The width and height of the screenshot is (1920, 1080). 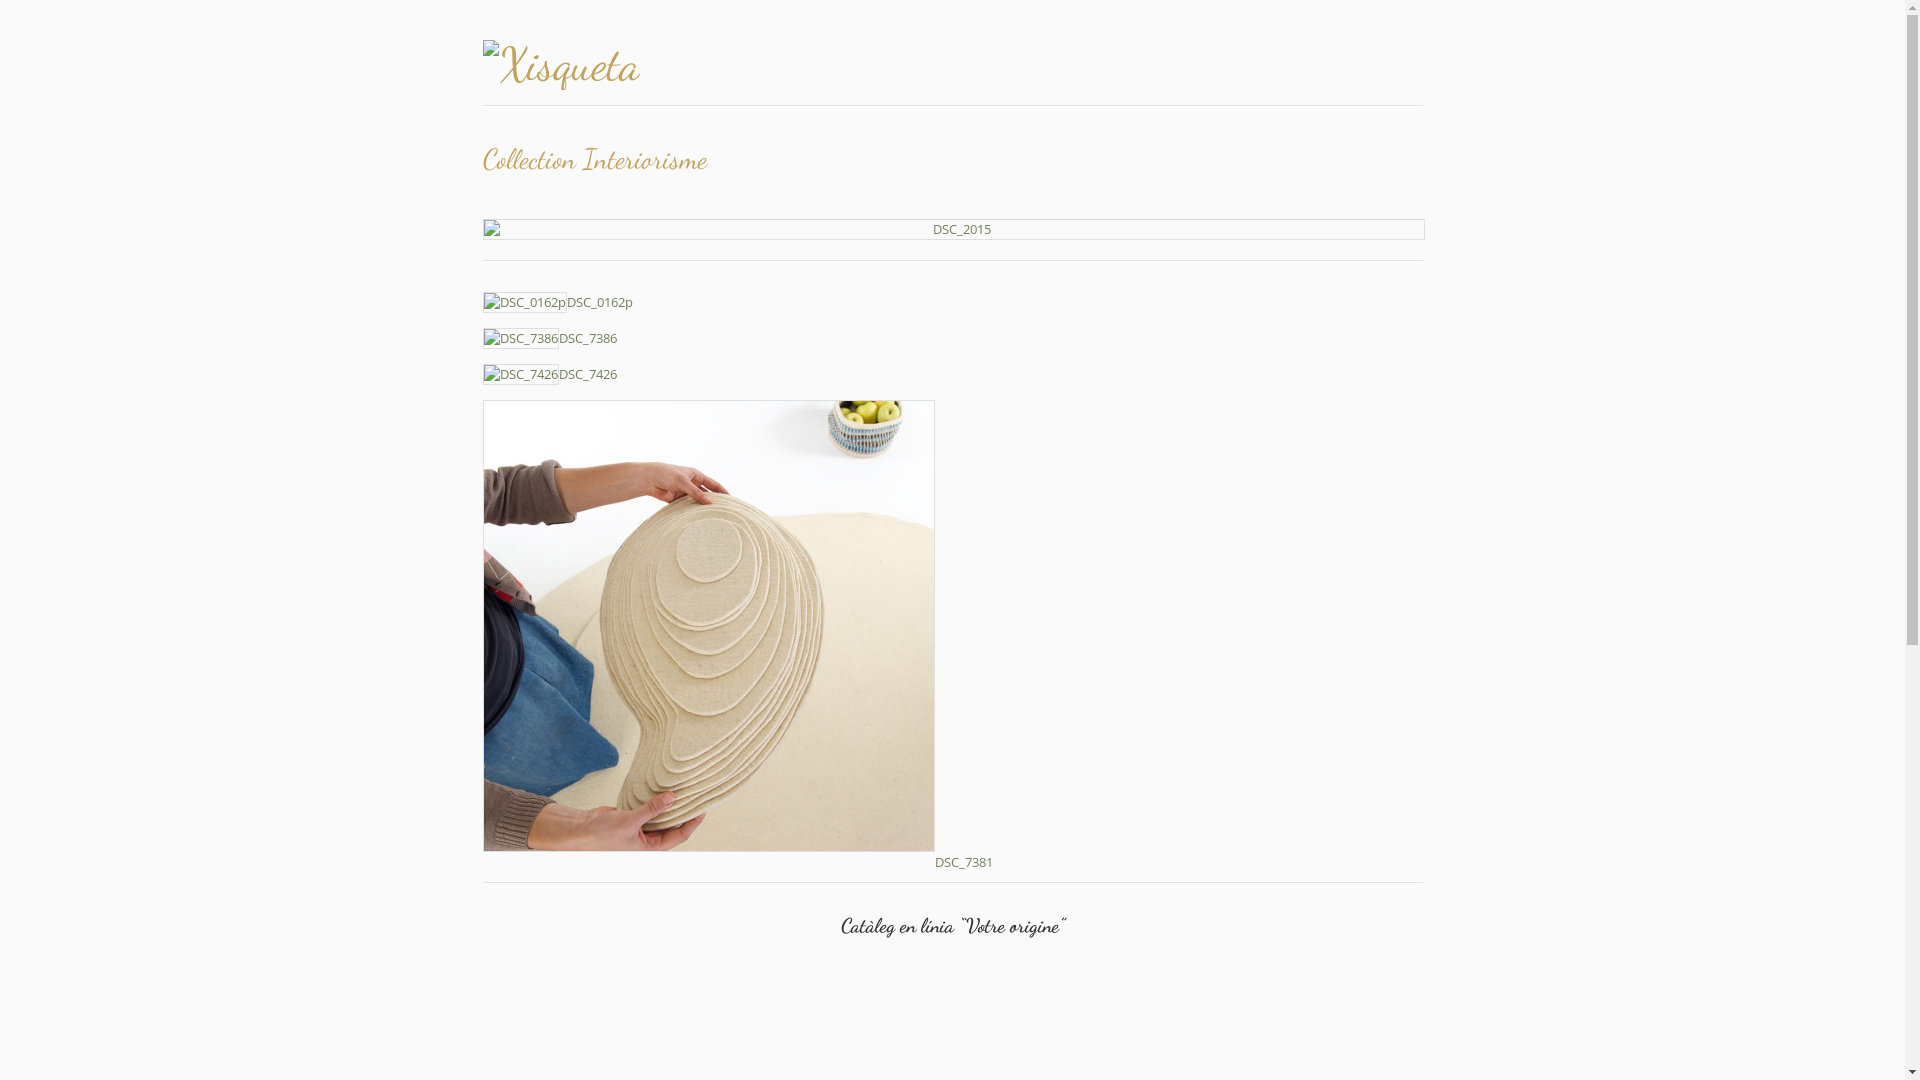 I want to click on 'Collection Interiorisme', so click(x=481, y=228).